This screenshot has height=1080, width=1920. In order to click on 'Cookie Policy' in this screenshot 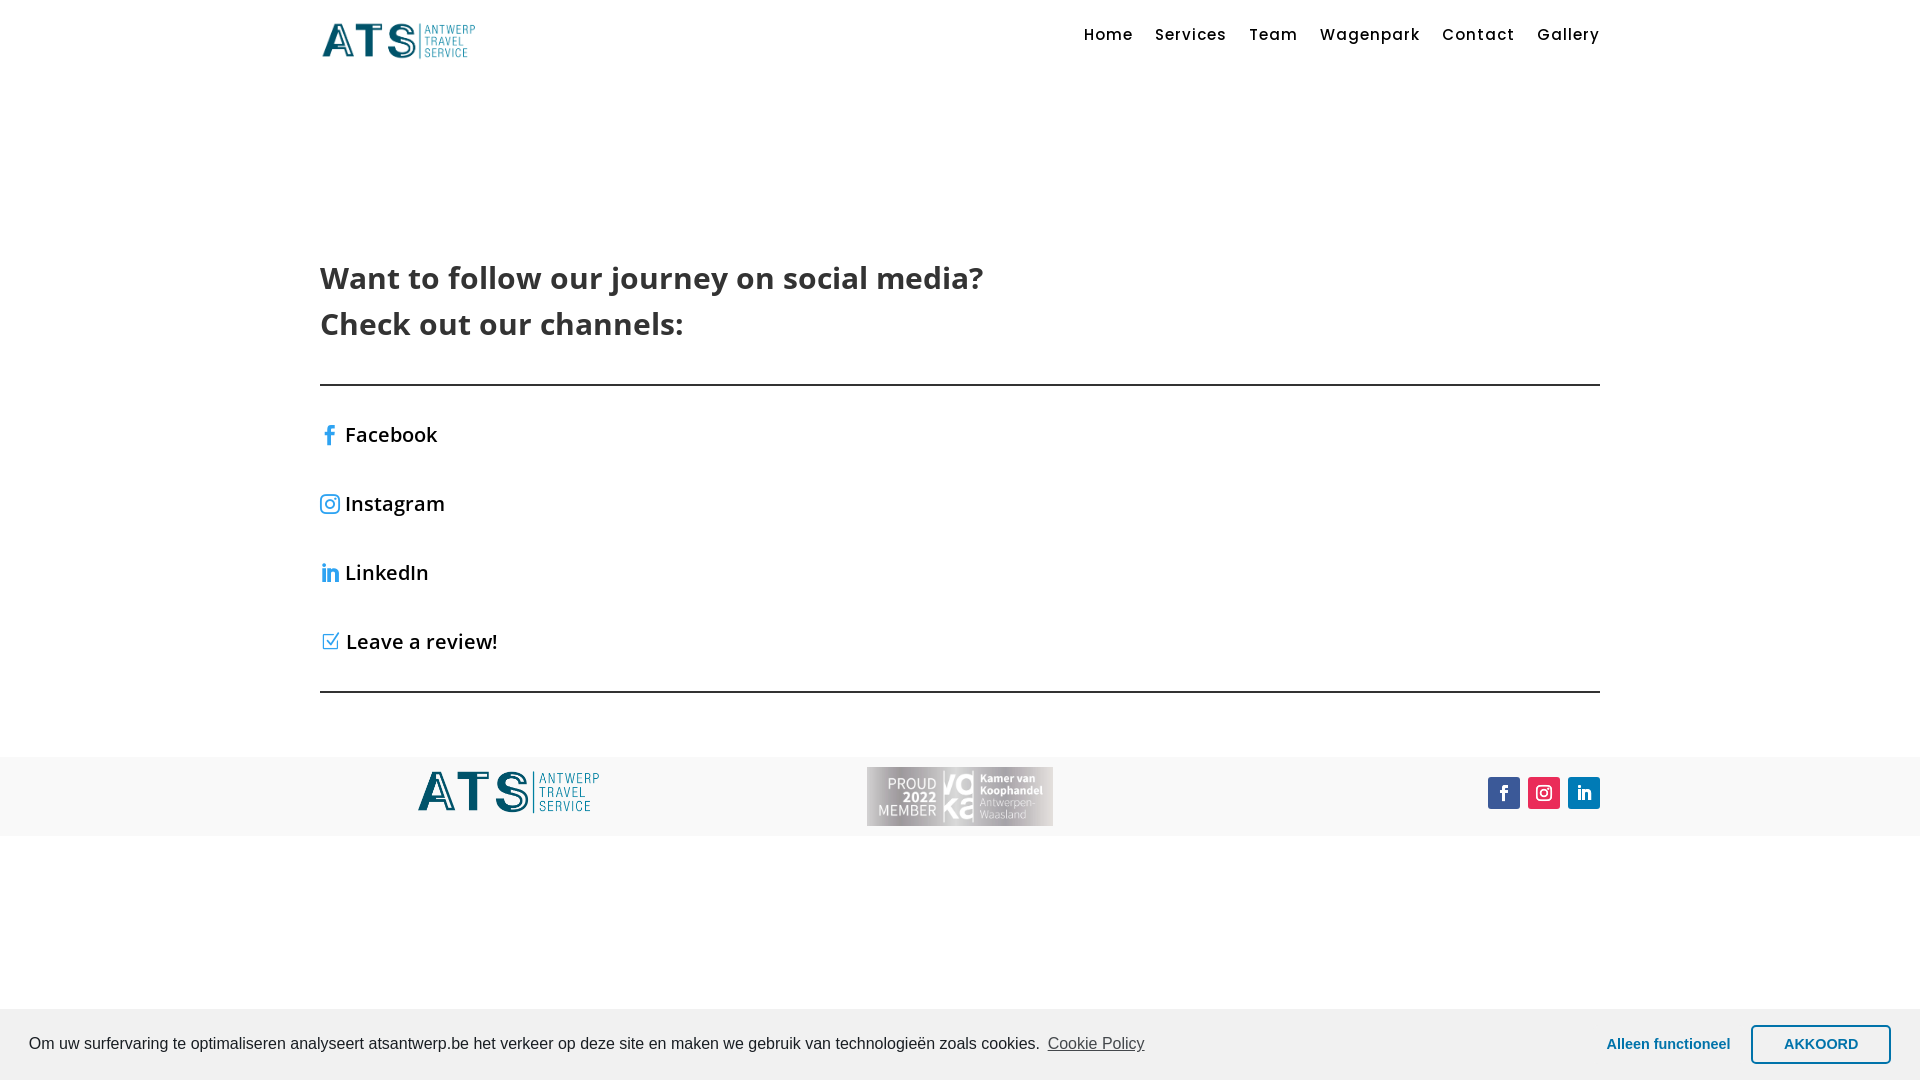, I will do `click(1093, 1043)`.